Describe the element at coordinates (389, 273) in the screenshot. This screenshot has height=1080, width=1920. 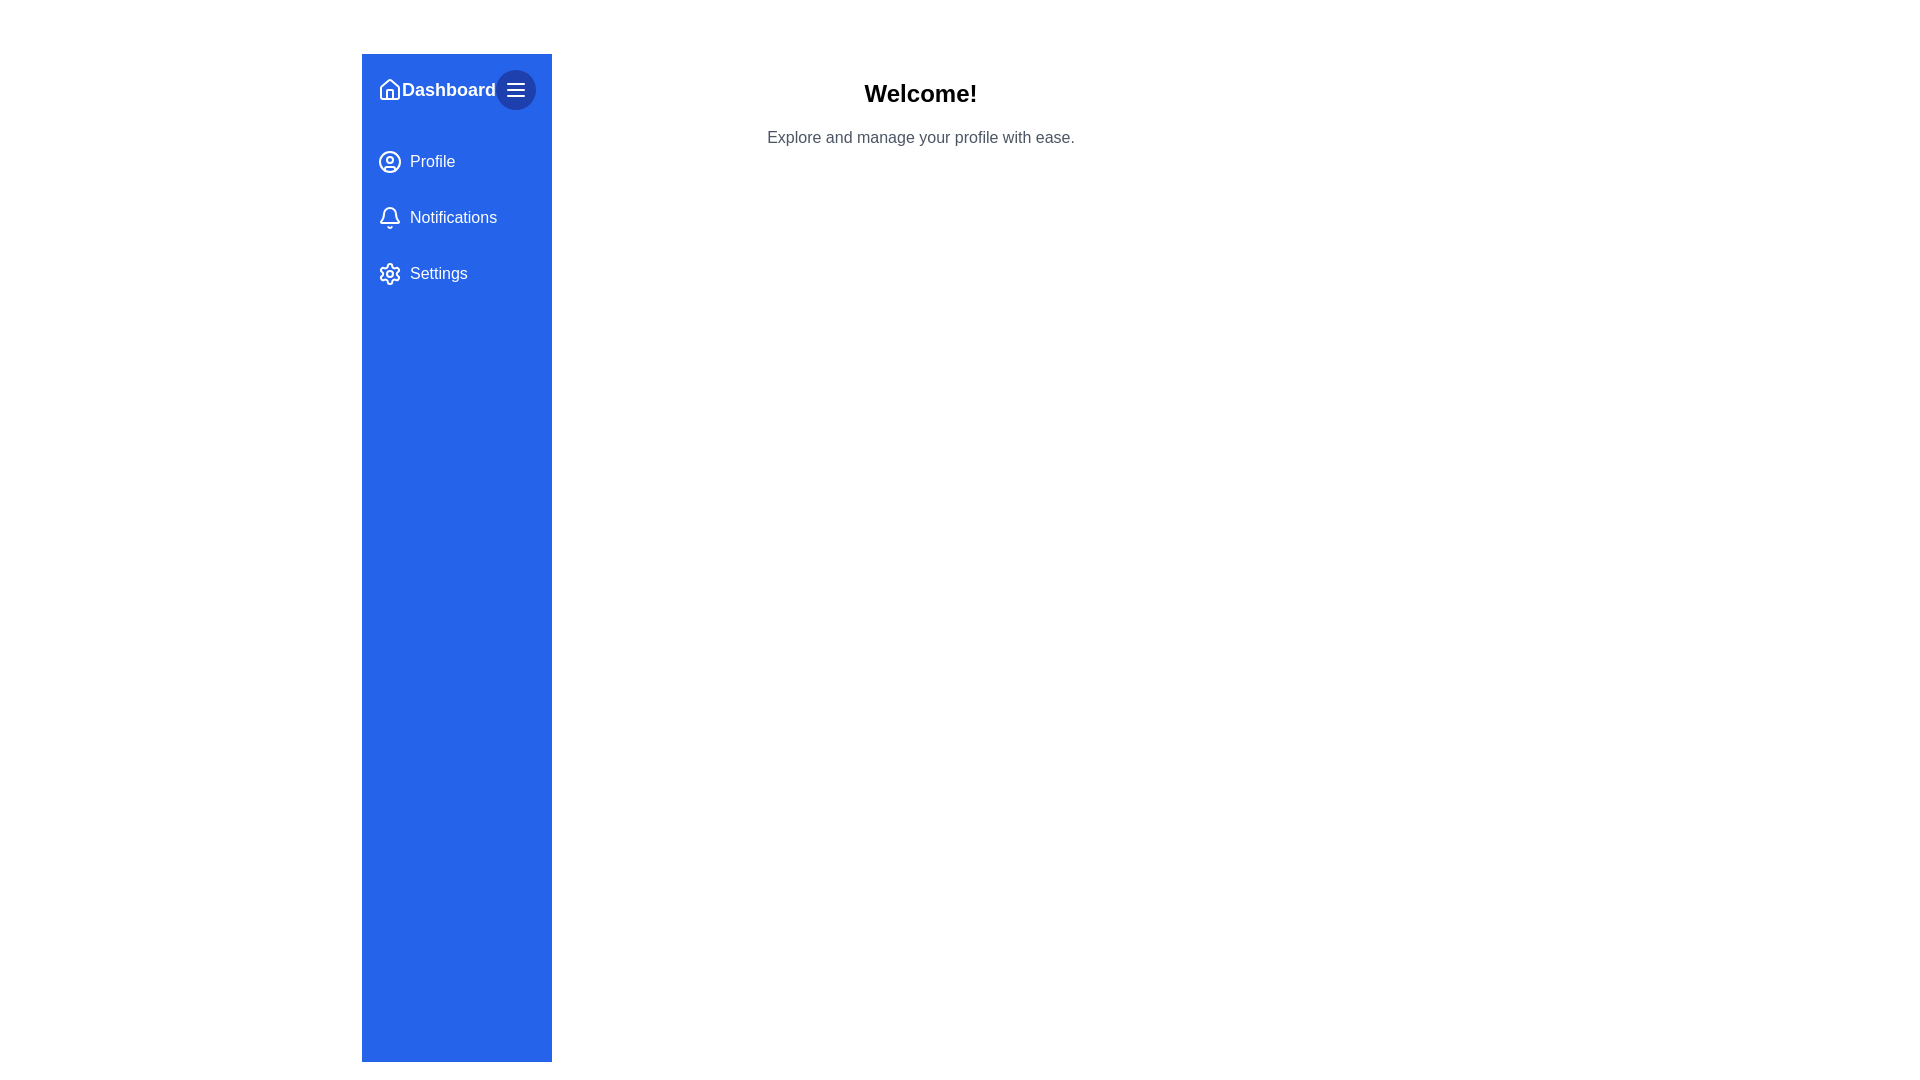
I see `the 'Settings' icon located on the left navigation panel, which is the third icon in the vertical list, below 'Profile' and 'Notifications'` at that location.